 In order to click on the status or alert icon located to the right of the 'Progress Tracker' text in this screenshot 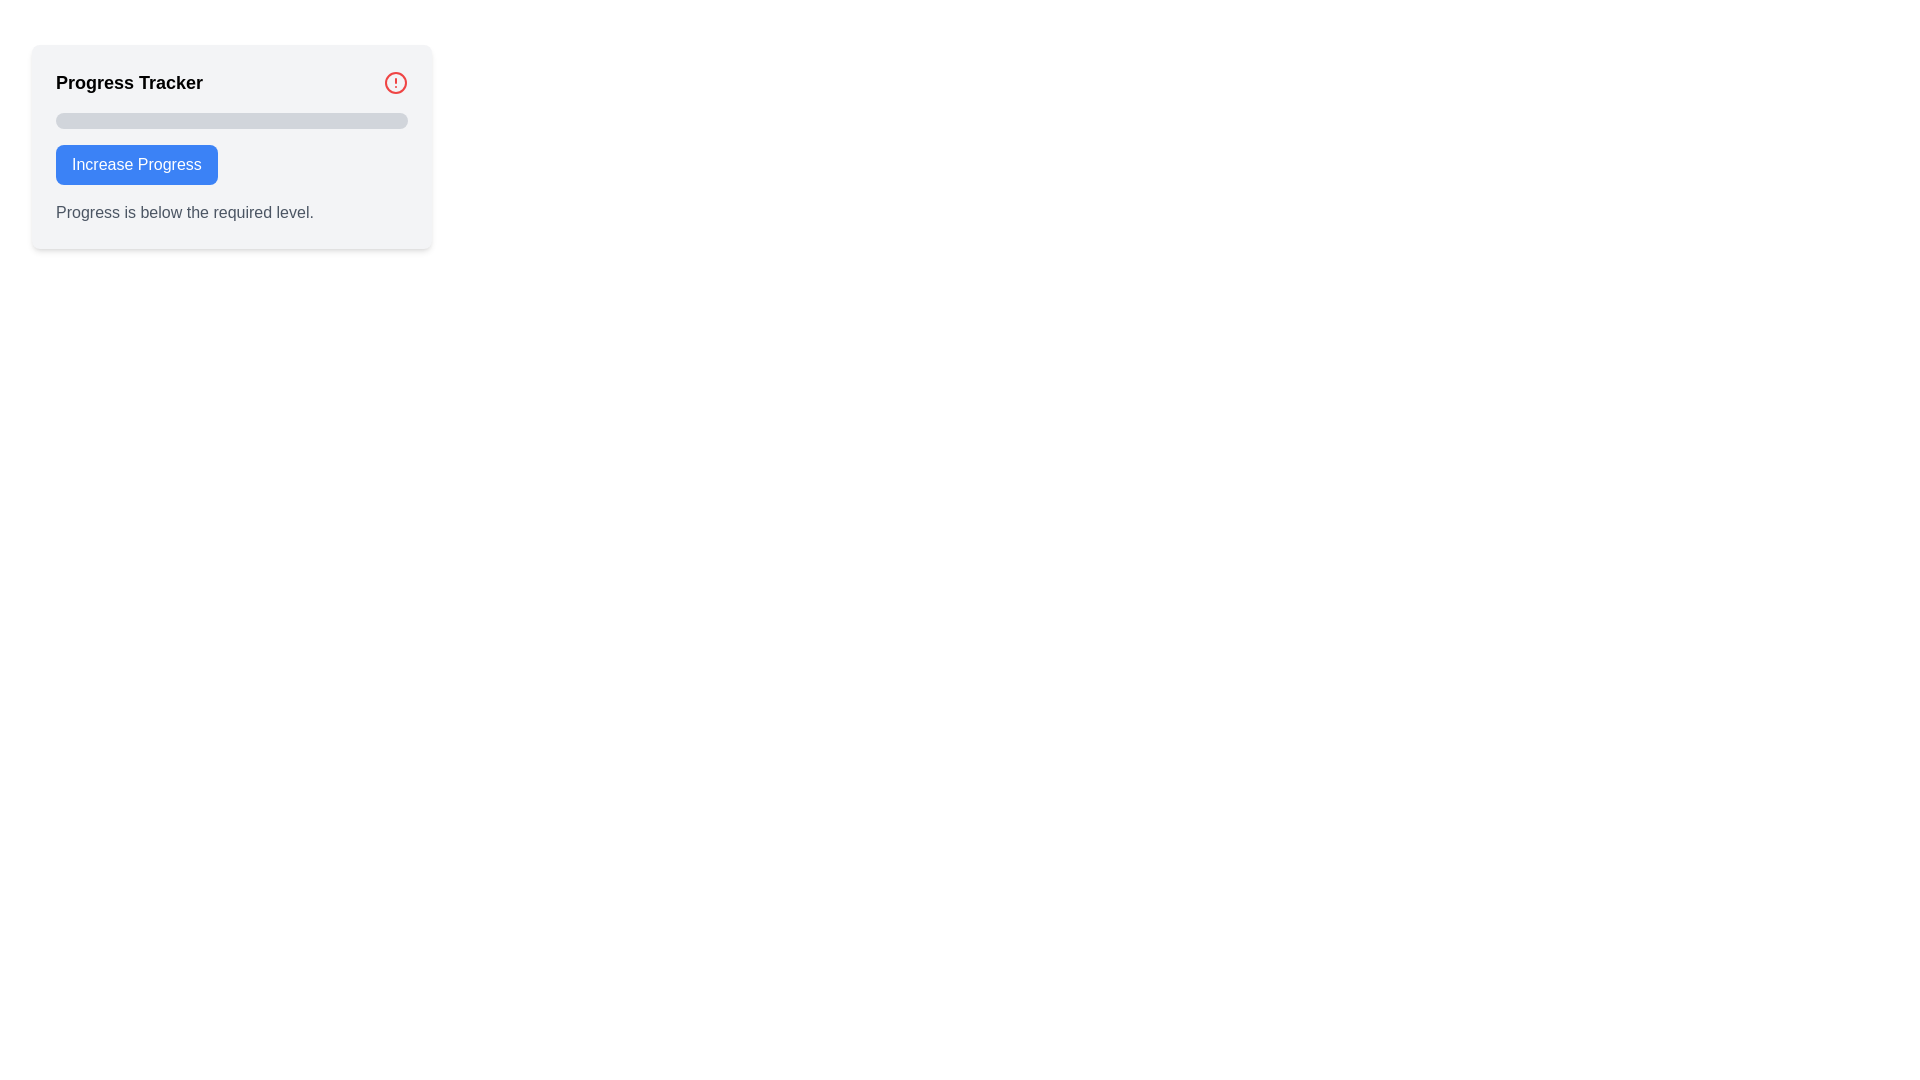, I will do `click(395, 82)`.